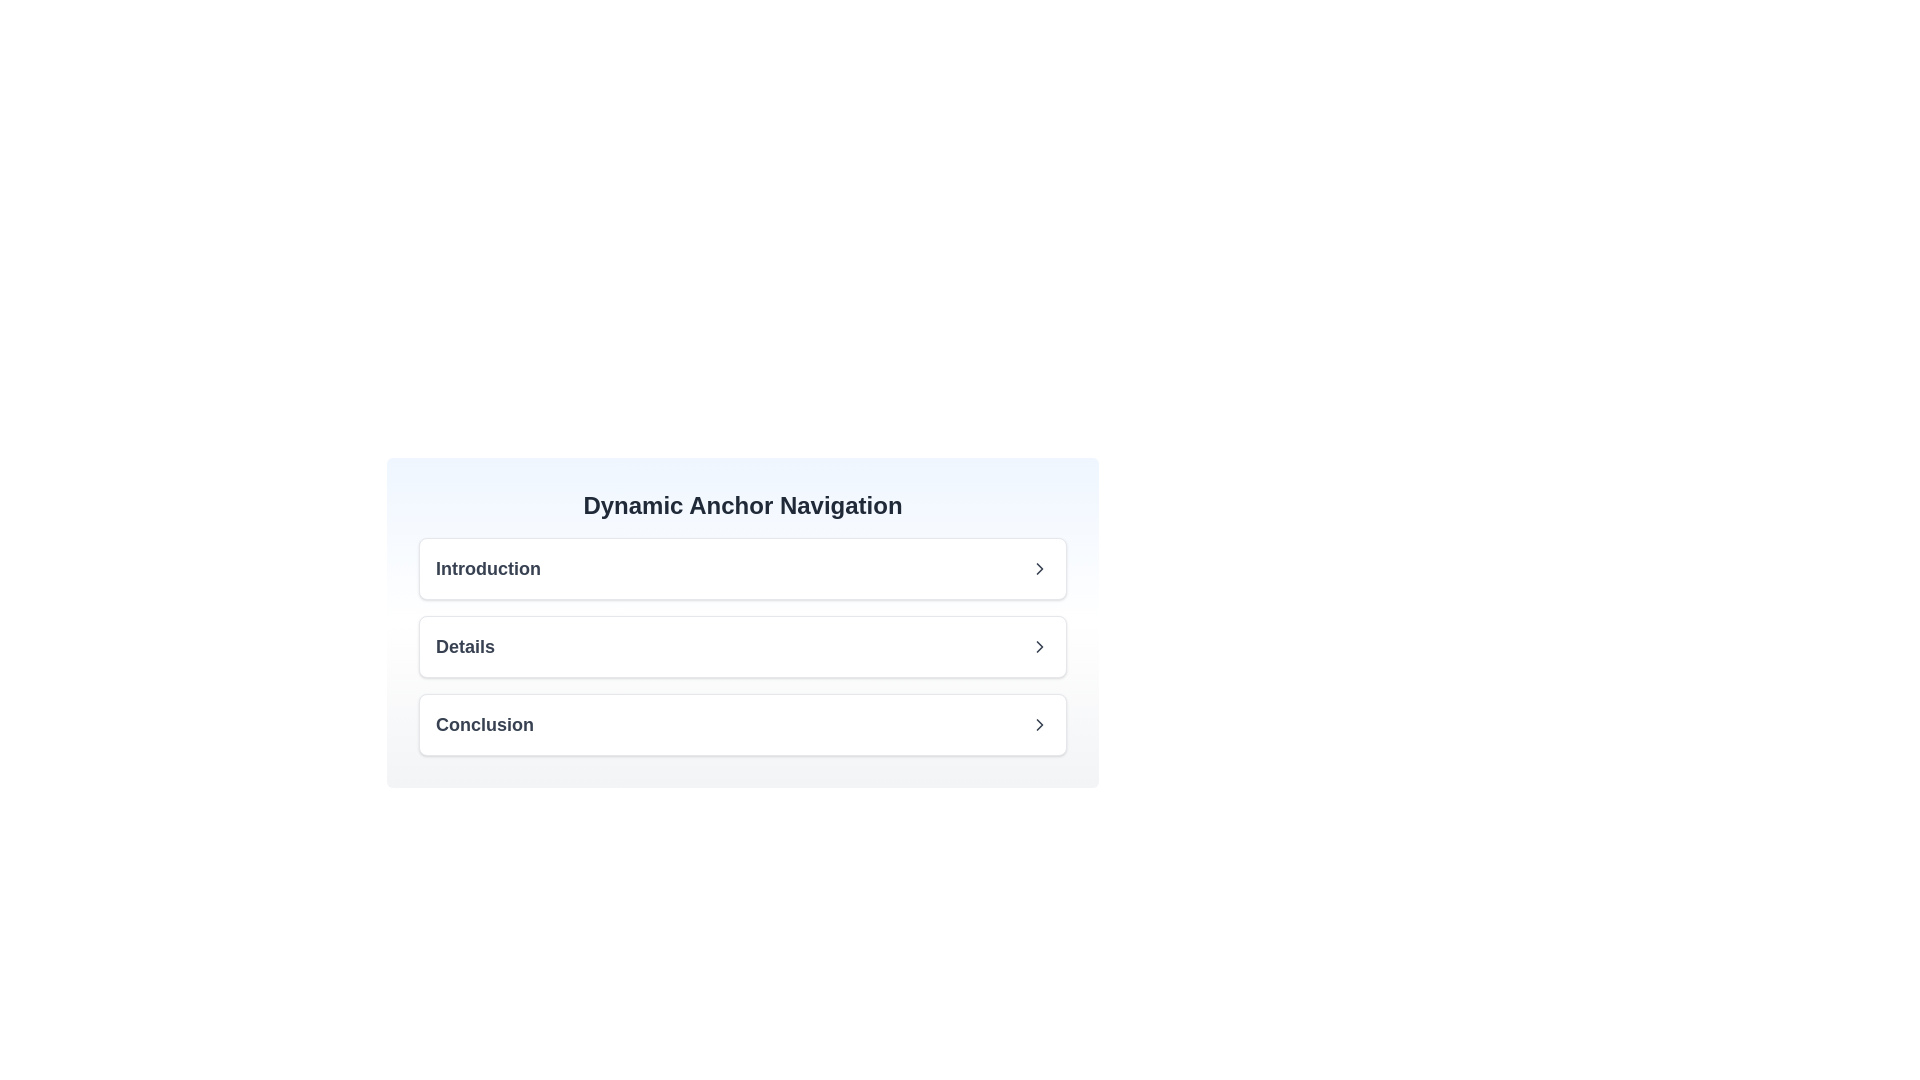 The width and height of the screenshot is (1920, 1080). I want to click on the navigation icon at the far right of the 'Conclusion' section, so click(1040, 725).